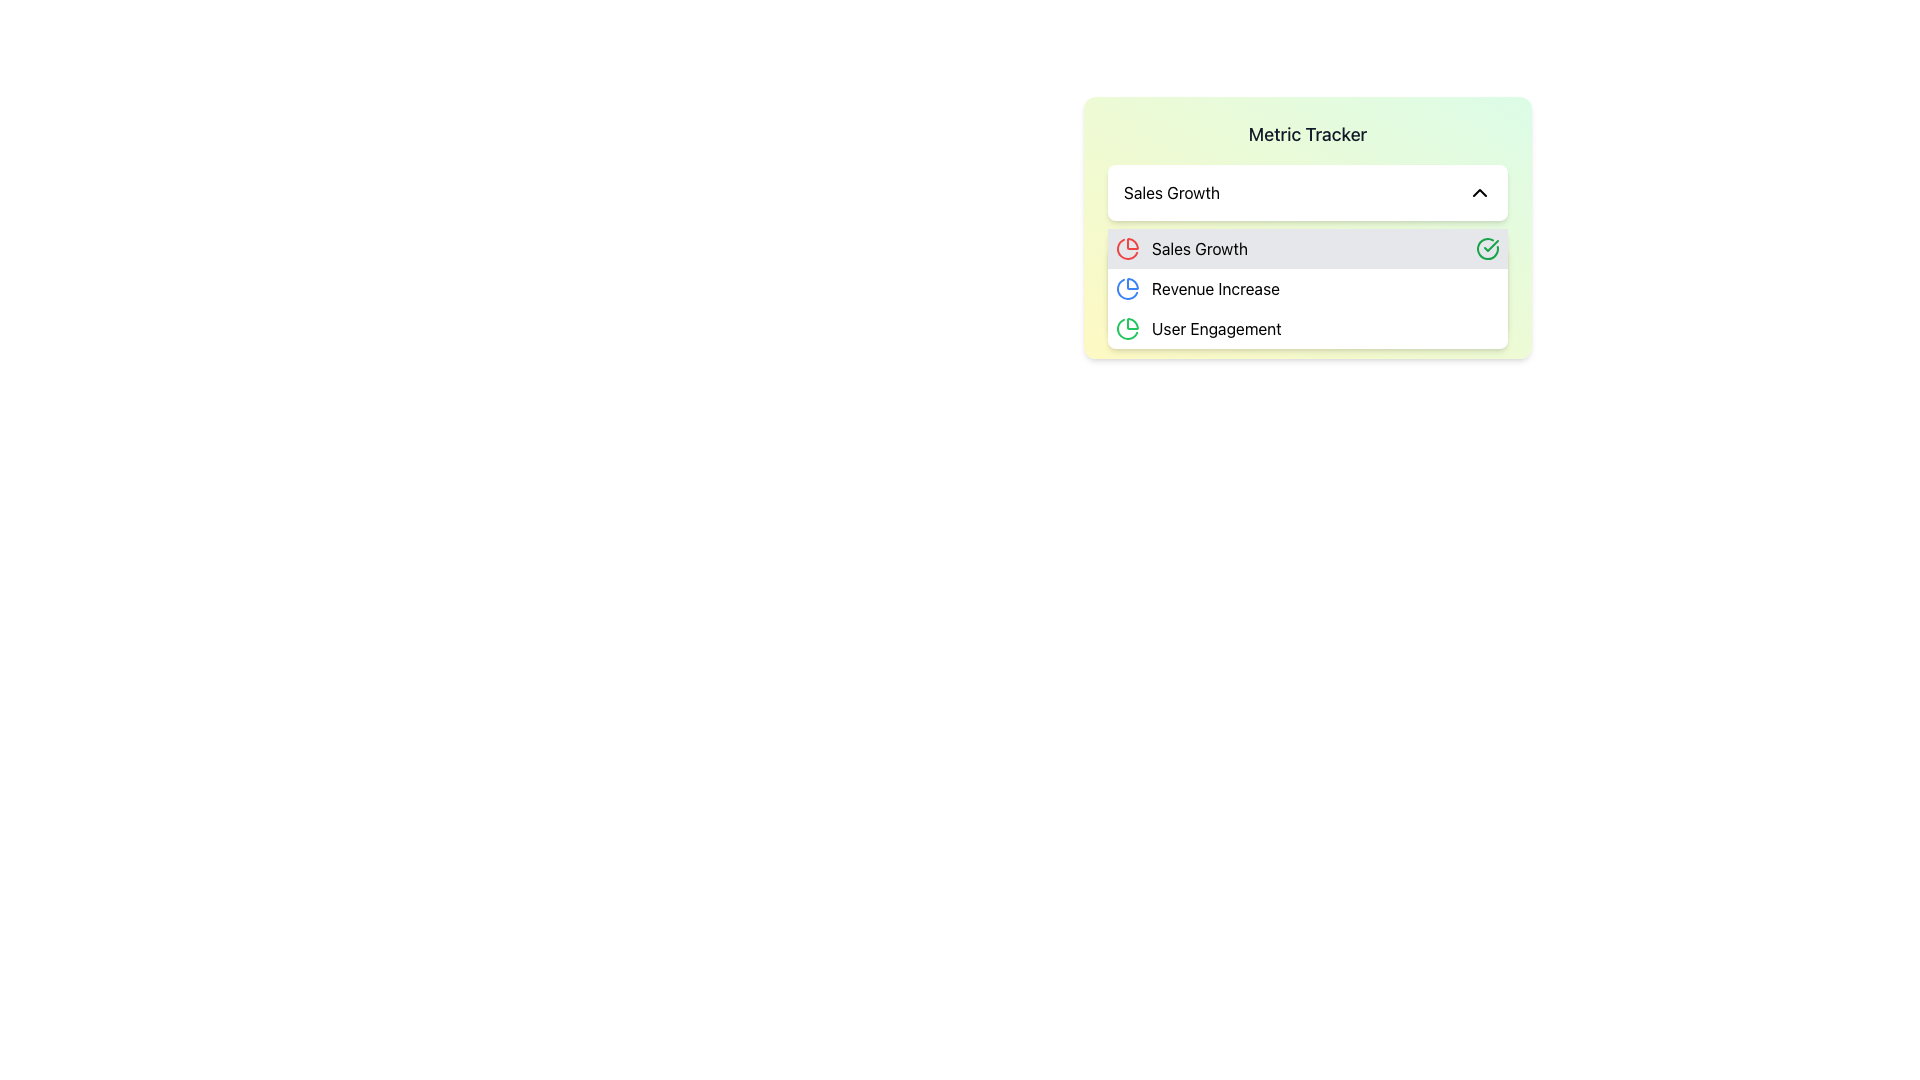  What do you see at coordinates (1132, 284) in the screenshot?
I see `the light blue segment of the pie chart icon representing 'Sales Growth' in the dropdown menu for selecting specific metrics` at bounding box center [1132, 284].